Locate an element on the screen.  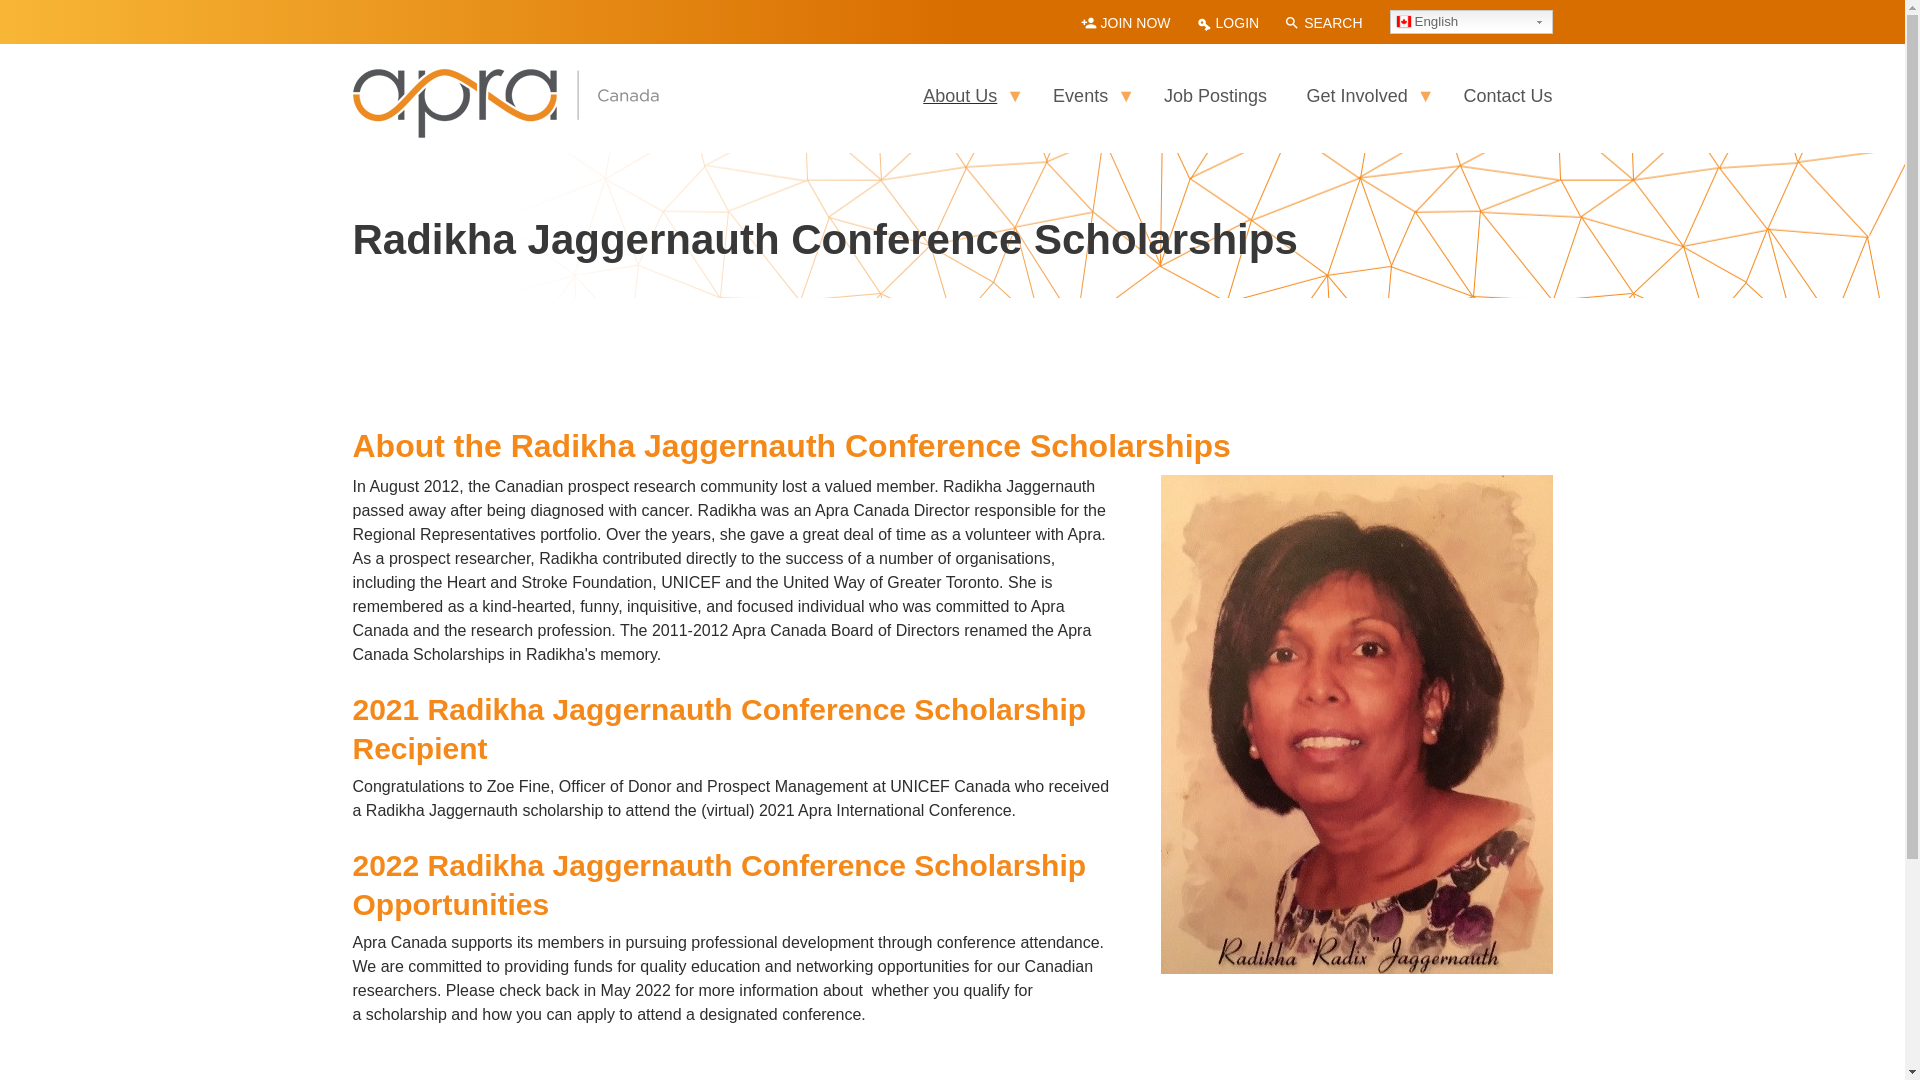
'JOIN NOW' is located at coordinates (1126, 23).